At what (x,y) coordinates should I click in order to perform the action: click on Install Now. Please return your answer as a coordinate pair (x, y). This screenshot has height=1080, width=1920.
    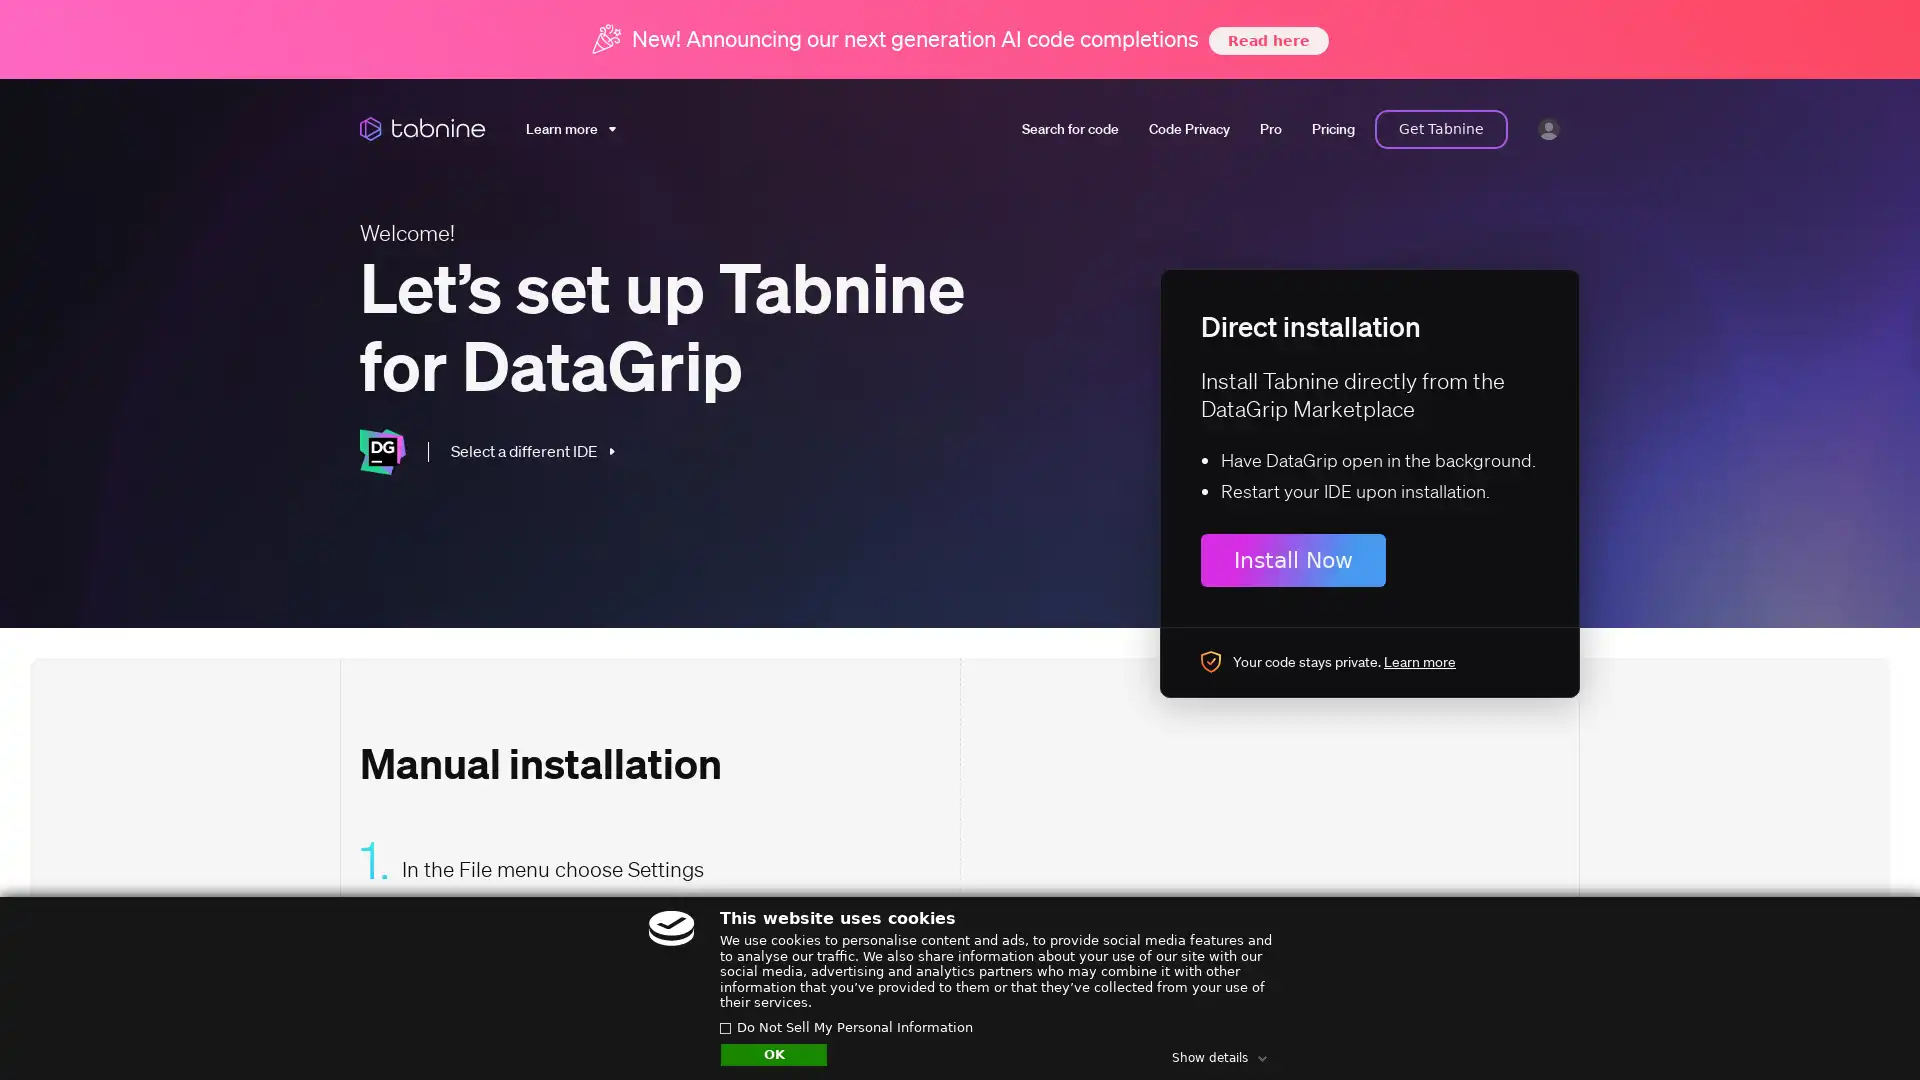
    Looking at the image, I should click on (1293, 559).